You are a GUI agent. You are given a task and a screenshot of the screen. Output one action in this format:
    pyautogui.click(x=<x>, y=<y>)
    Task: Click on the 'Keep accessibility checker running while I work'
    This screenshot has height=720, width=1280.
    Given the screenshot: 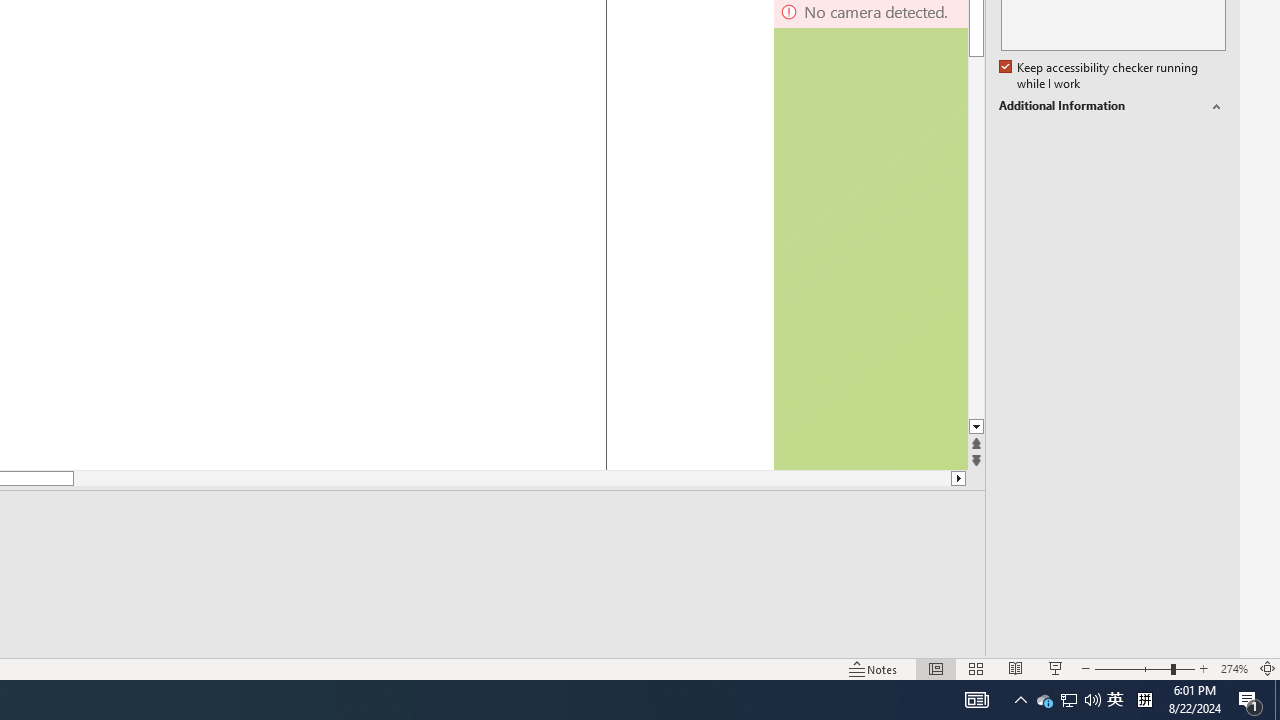 What is the action you would take?
    pyautogui.click(x=1099, y=75)
    